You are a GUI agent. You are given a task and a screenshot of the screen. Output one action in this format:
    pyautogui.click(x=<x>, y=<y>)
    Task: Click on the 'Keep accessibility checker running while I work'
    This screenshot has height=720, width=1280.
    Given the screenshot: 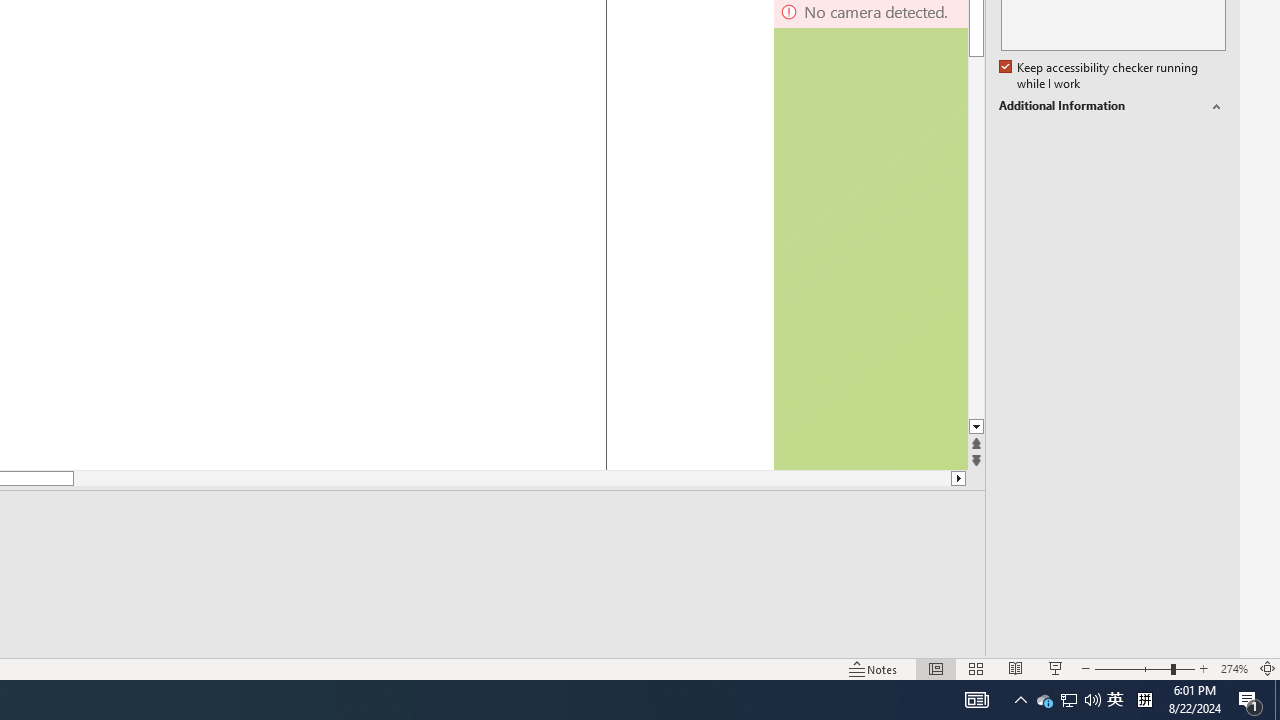 What is the action you would take?
    pyautogui.click(x=1099, y=75)
    